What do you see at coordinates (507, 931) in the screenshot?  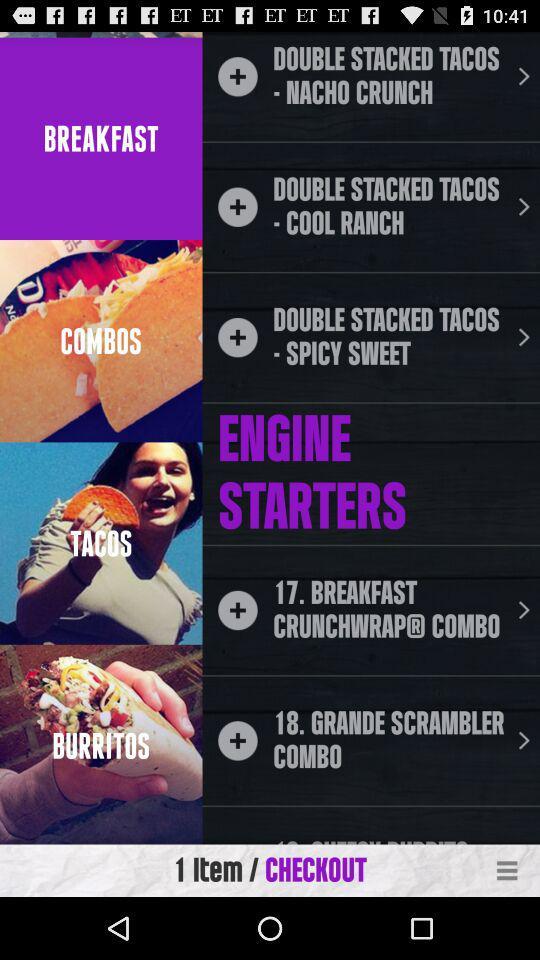 I see `the menu icon` at bounding box center [507, 931].